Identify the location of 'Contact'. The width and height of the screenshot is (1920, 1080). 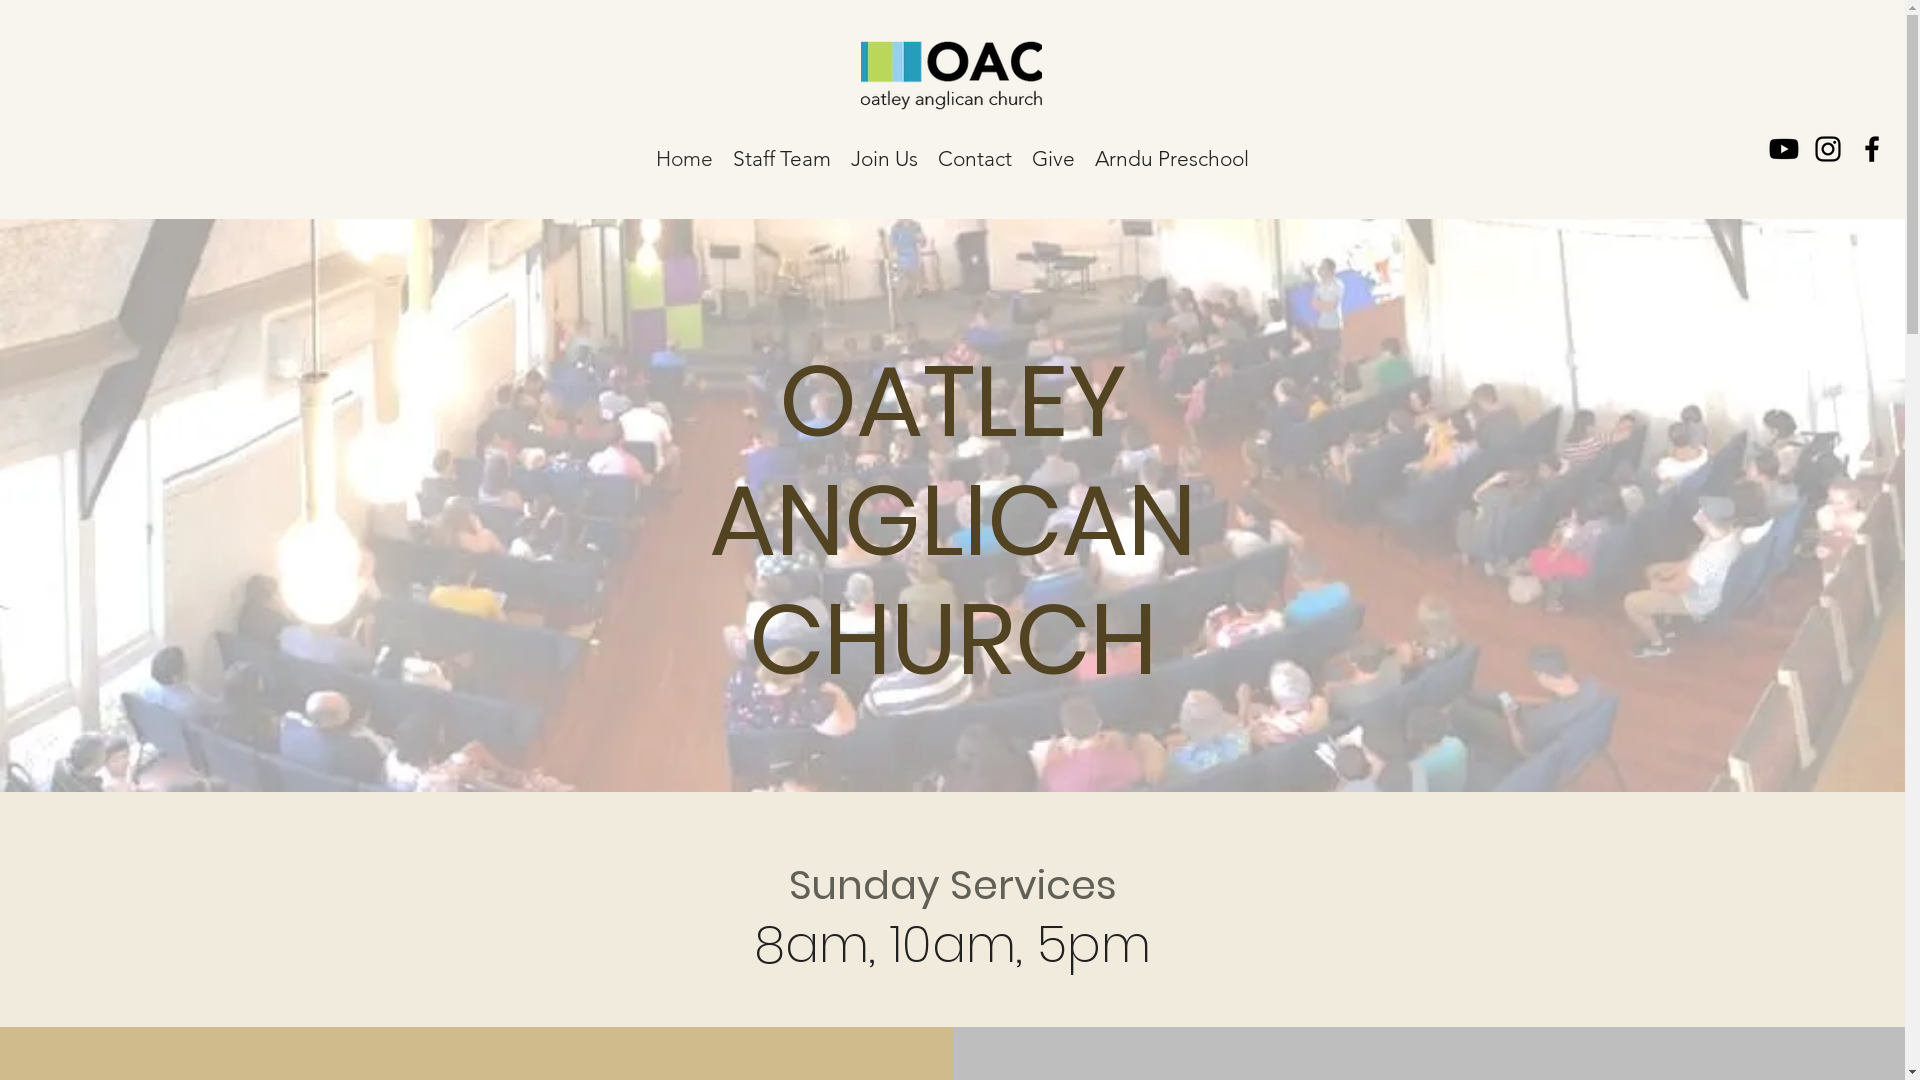
(926, 153).